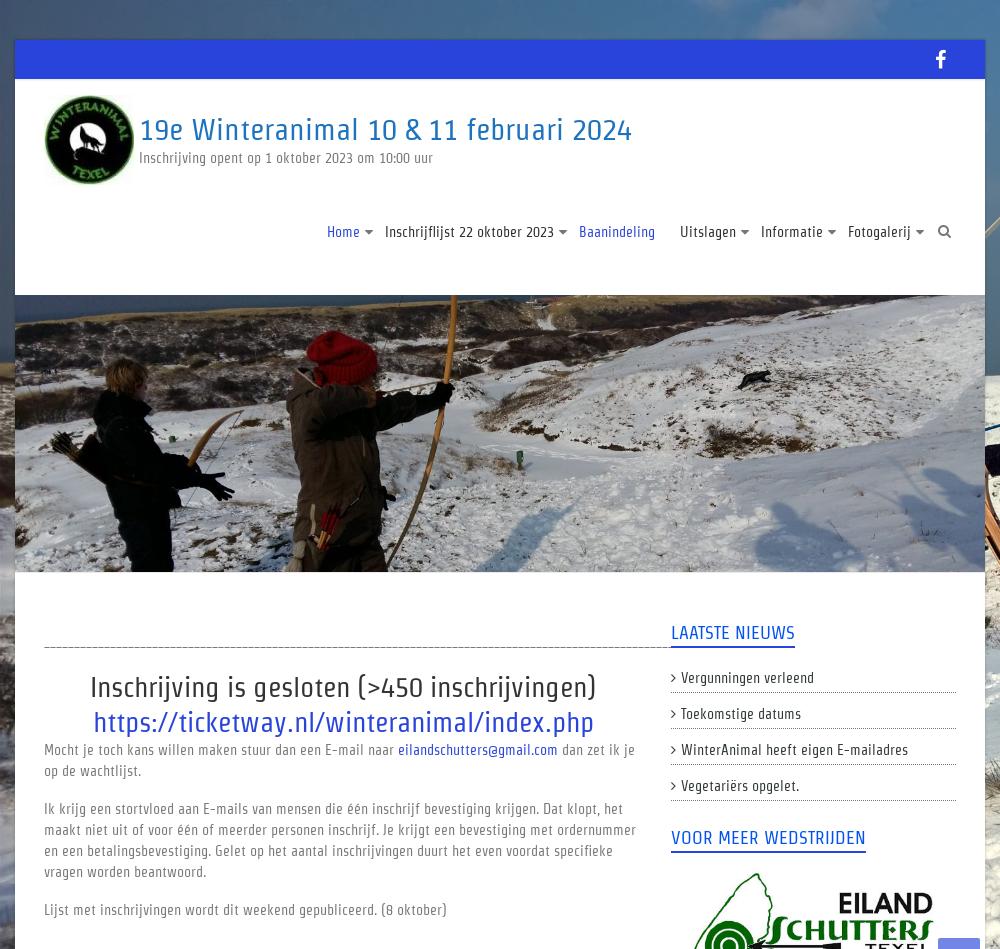 This screenshot has height=949, width=1000. I want to click on 'WinterAnimal heeft eigen E-mailadres', so click(793, 749).